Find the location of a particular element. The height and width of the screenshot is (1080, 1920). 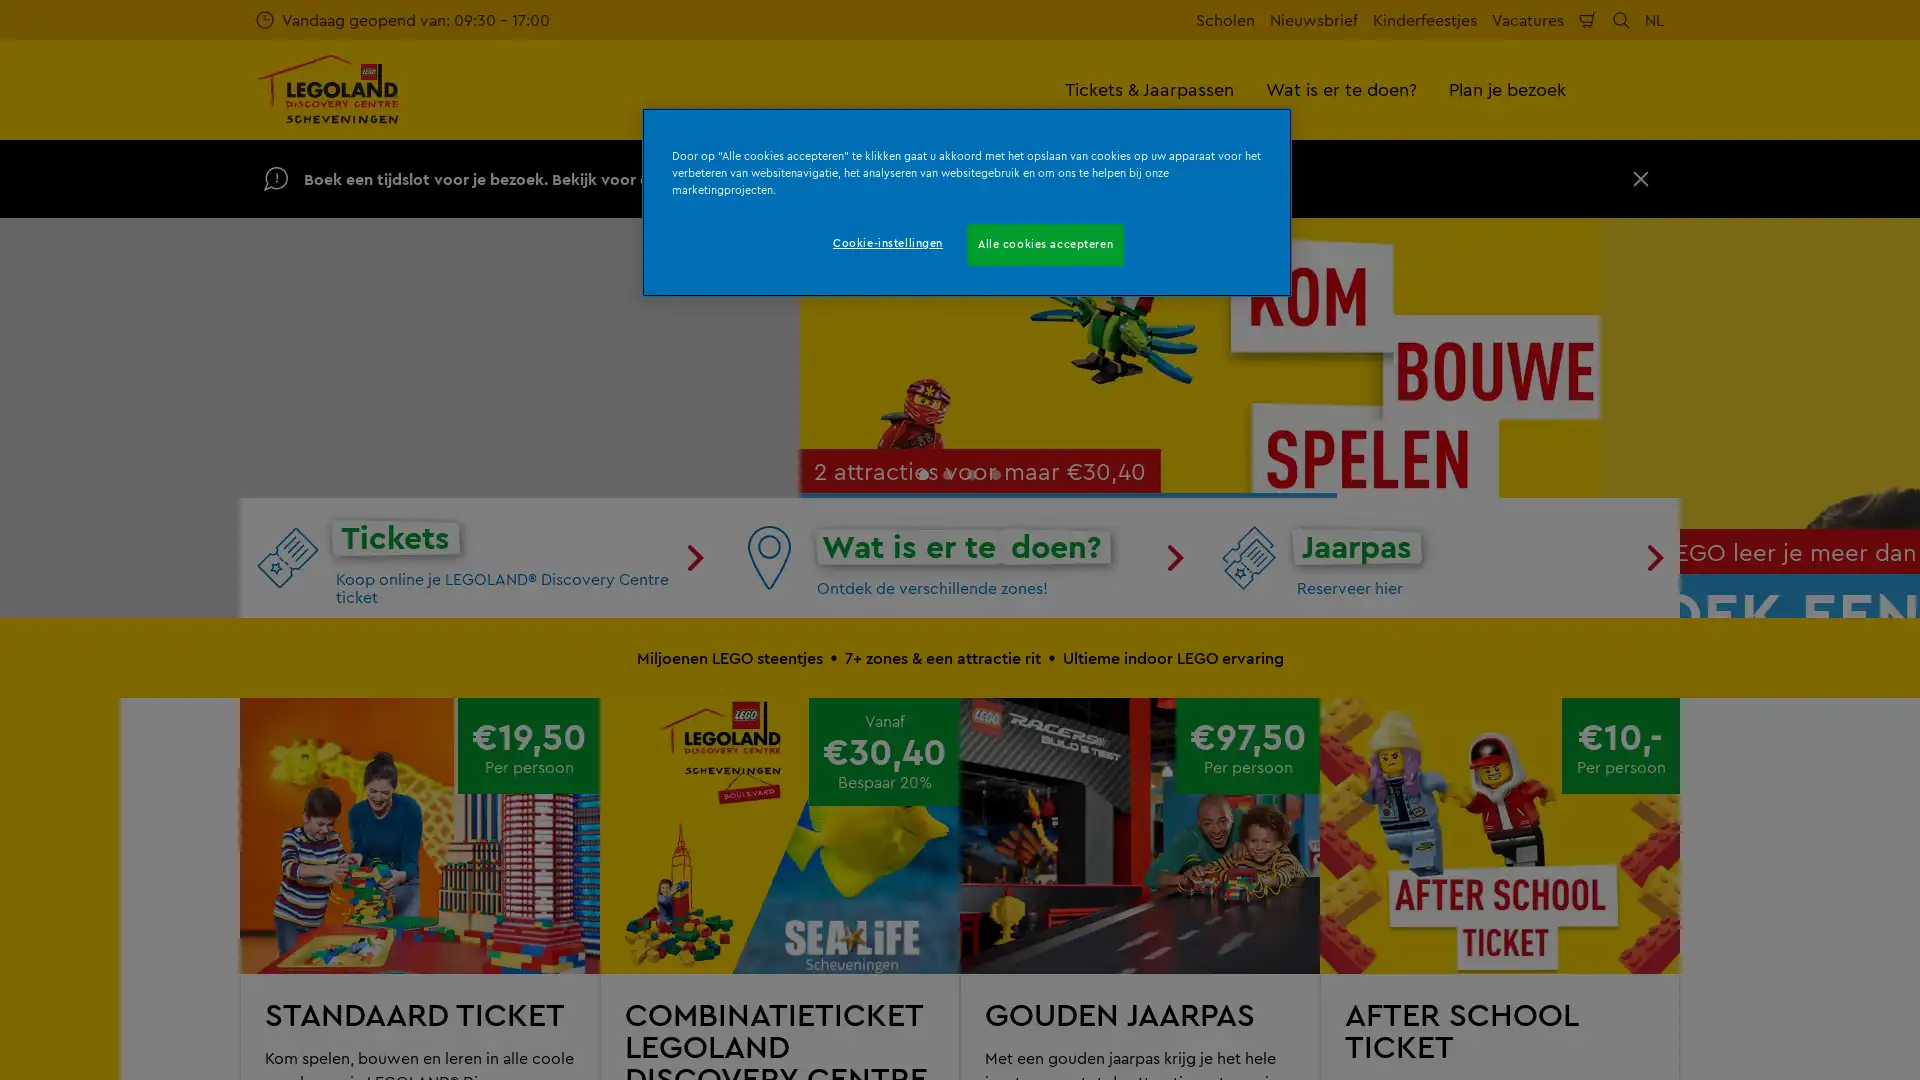

Cookie-instellingen is located at coordinates (886, 242).